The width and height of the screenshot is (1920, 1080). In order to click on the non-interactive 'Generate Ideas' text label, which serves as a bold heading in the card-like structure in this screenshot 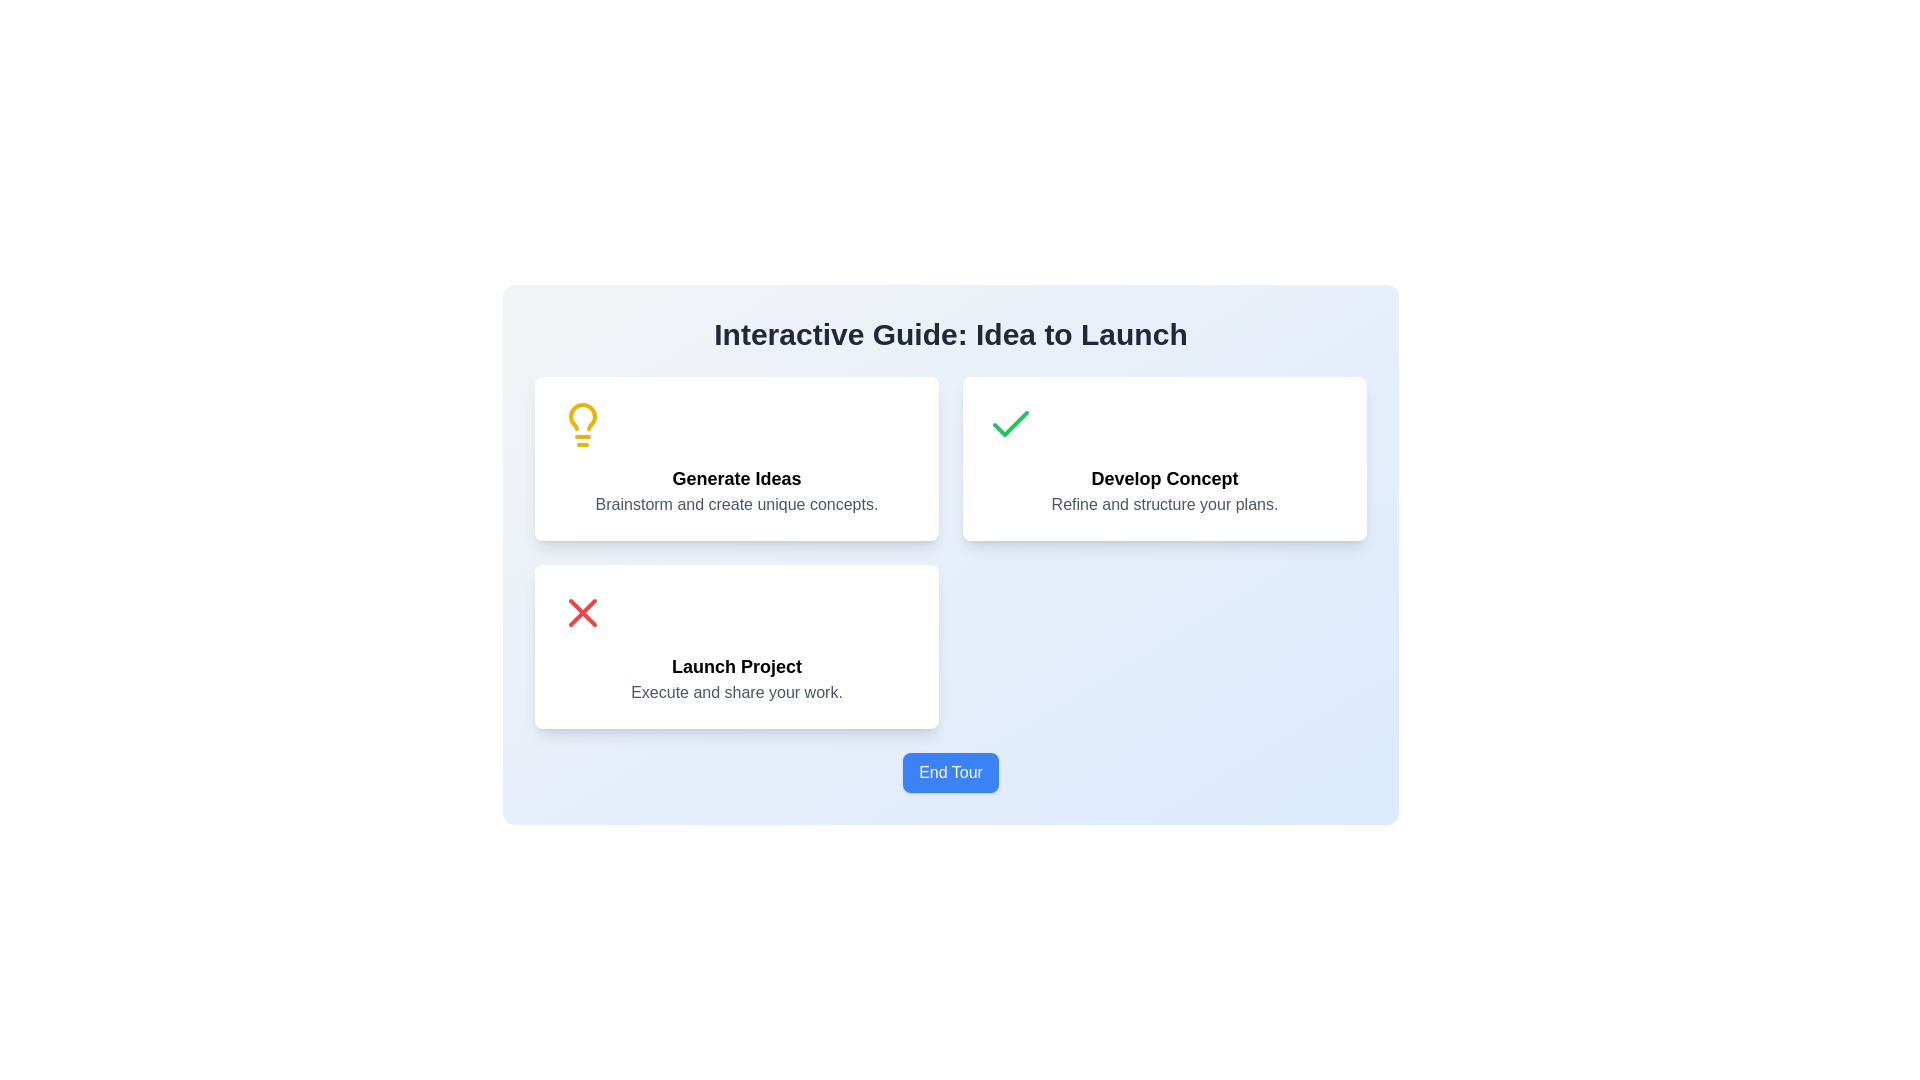, I will do `click(736, 478)`.